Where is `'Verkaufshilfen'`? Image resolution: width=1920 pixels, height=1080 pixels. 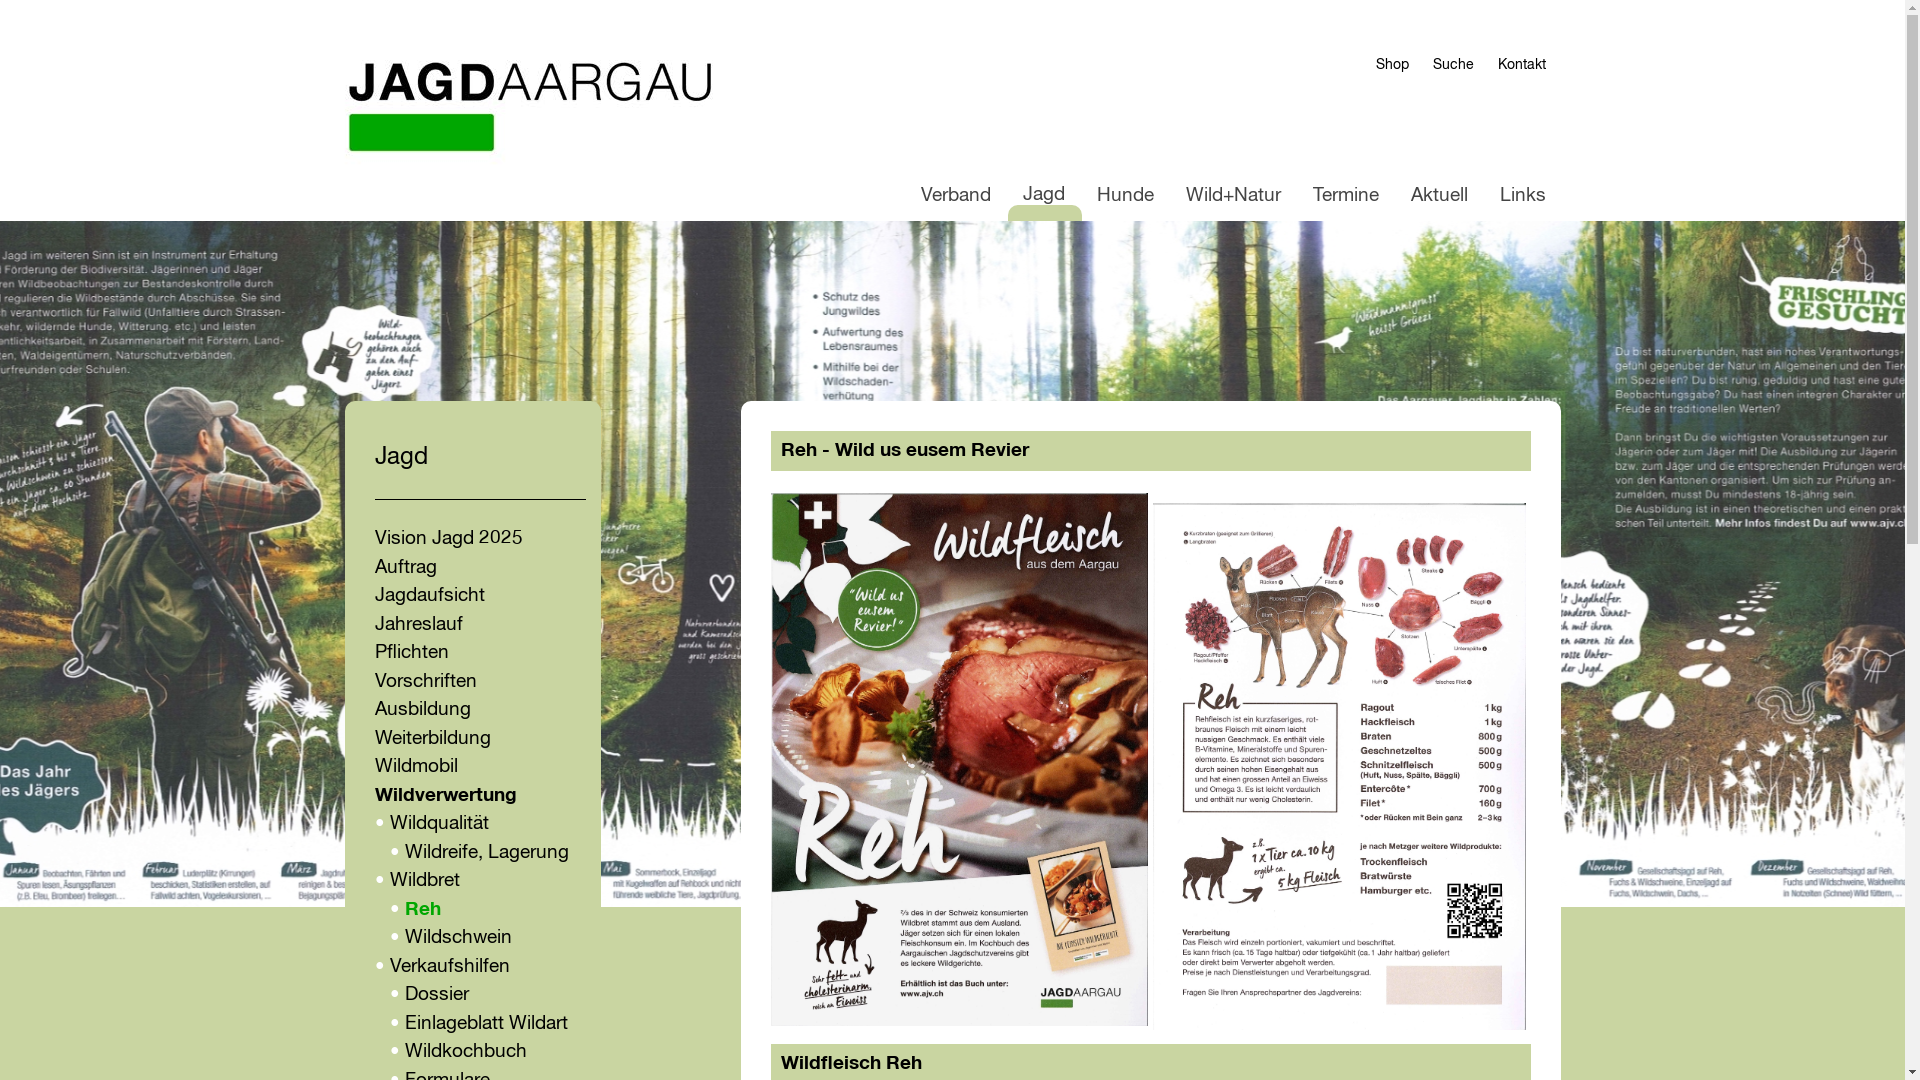
'Verkaufshilfen' is located at coordinates (449, 965).